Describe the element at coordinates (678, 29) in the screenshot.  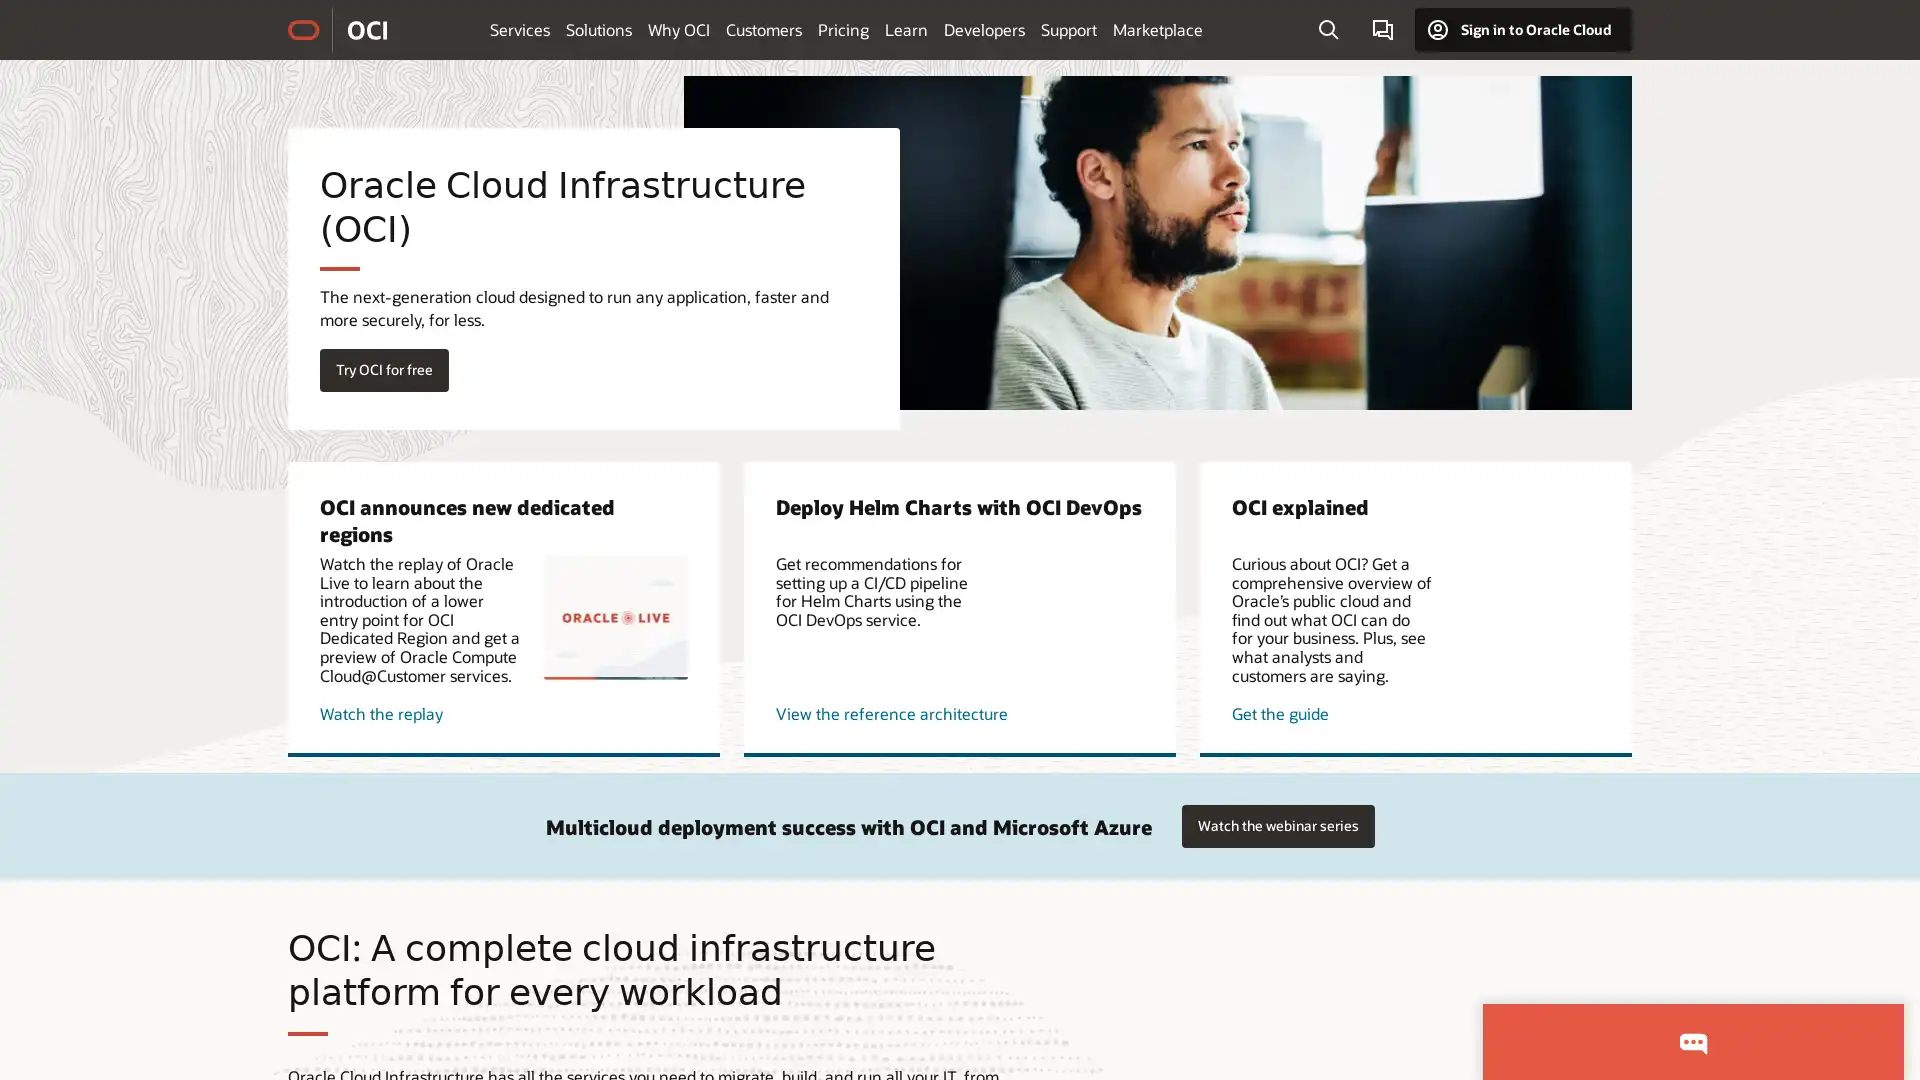
I see `Why OCI` at that location.